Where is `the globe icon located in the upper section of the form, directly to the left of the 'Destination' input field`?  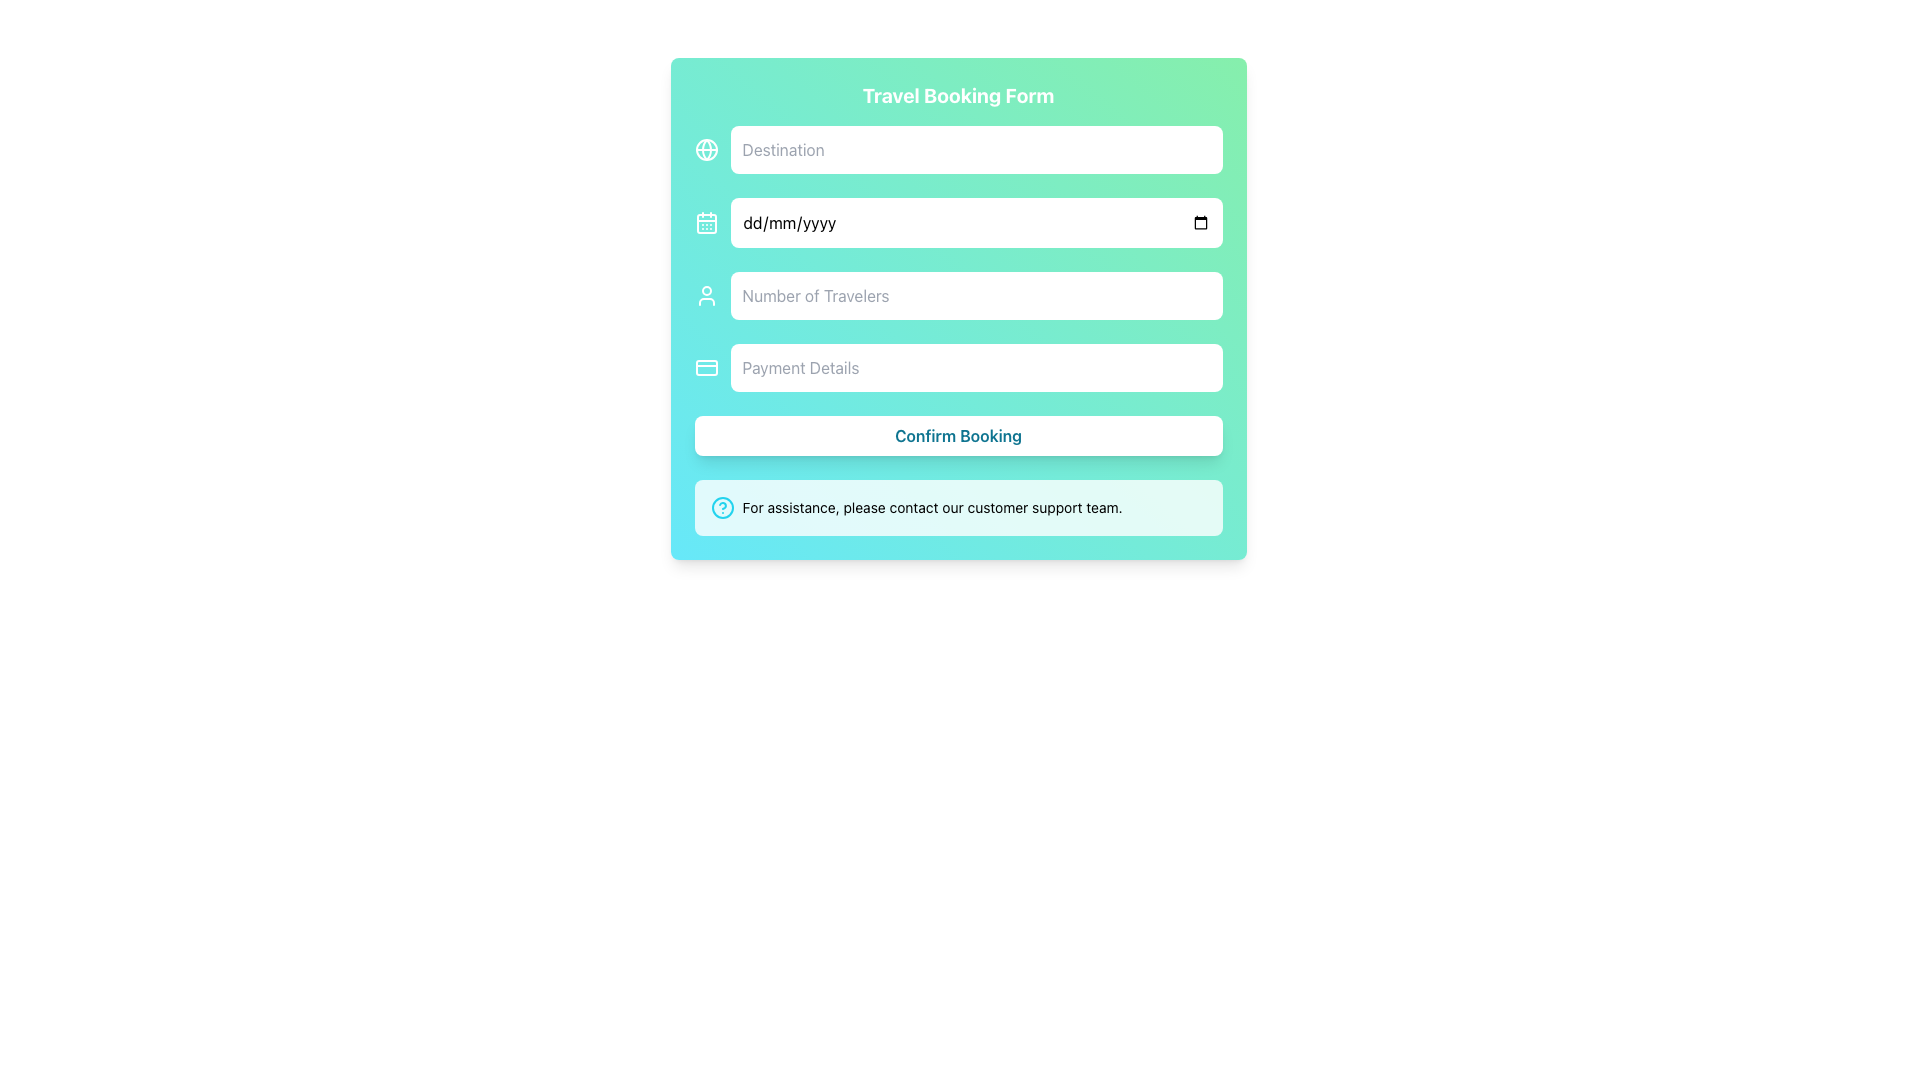 the globe icon located in the upper section of the form, directly to the left of the 'Destination' input field is located at coordinates (706, 149).